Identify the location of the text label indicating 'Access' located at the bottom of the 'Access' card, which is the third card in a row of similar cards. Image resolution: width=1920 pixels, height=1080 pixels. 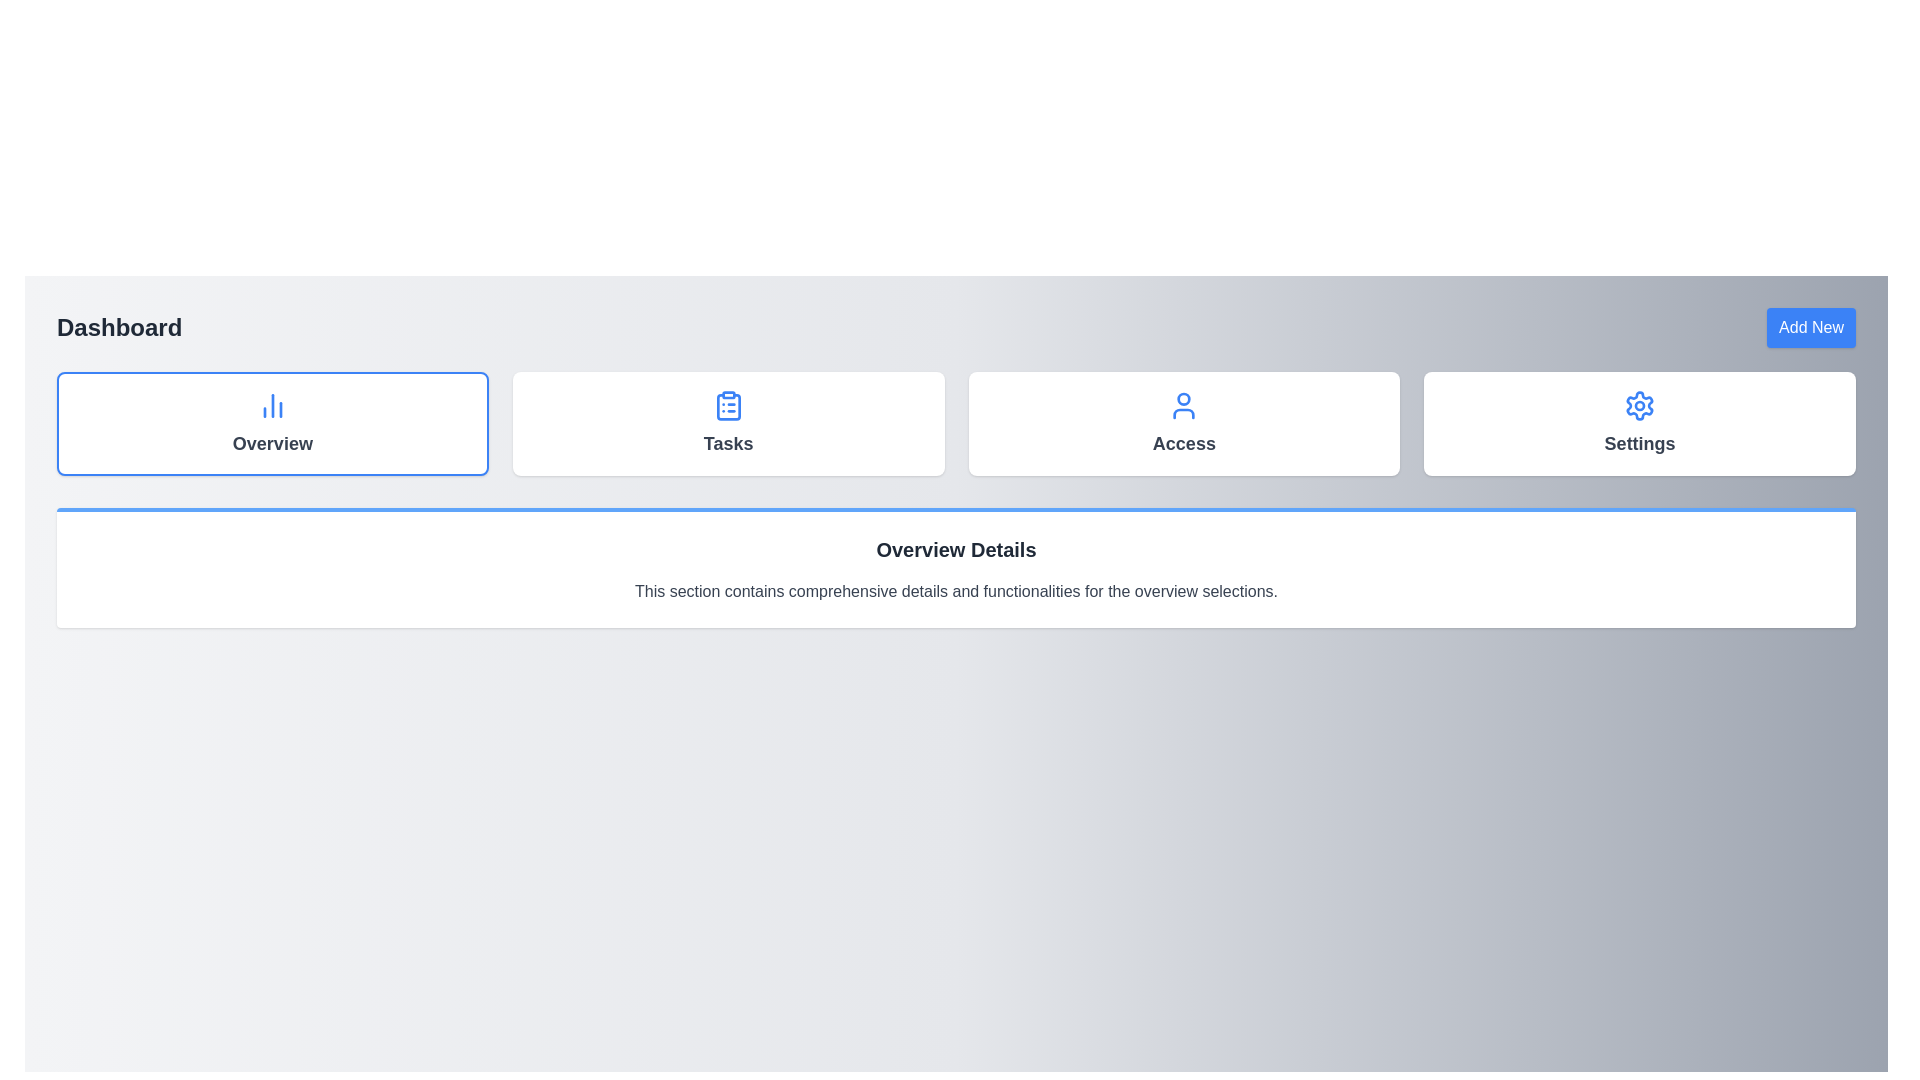
(1184, 442).